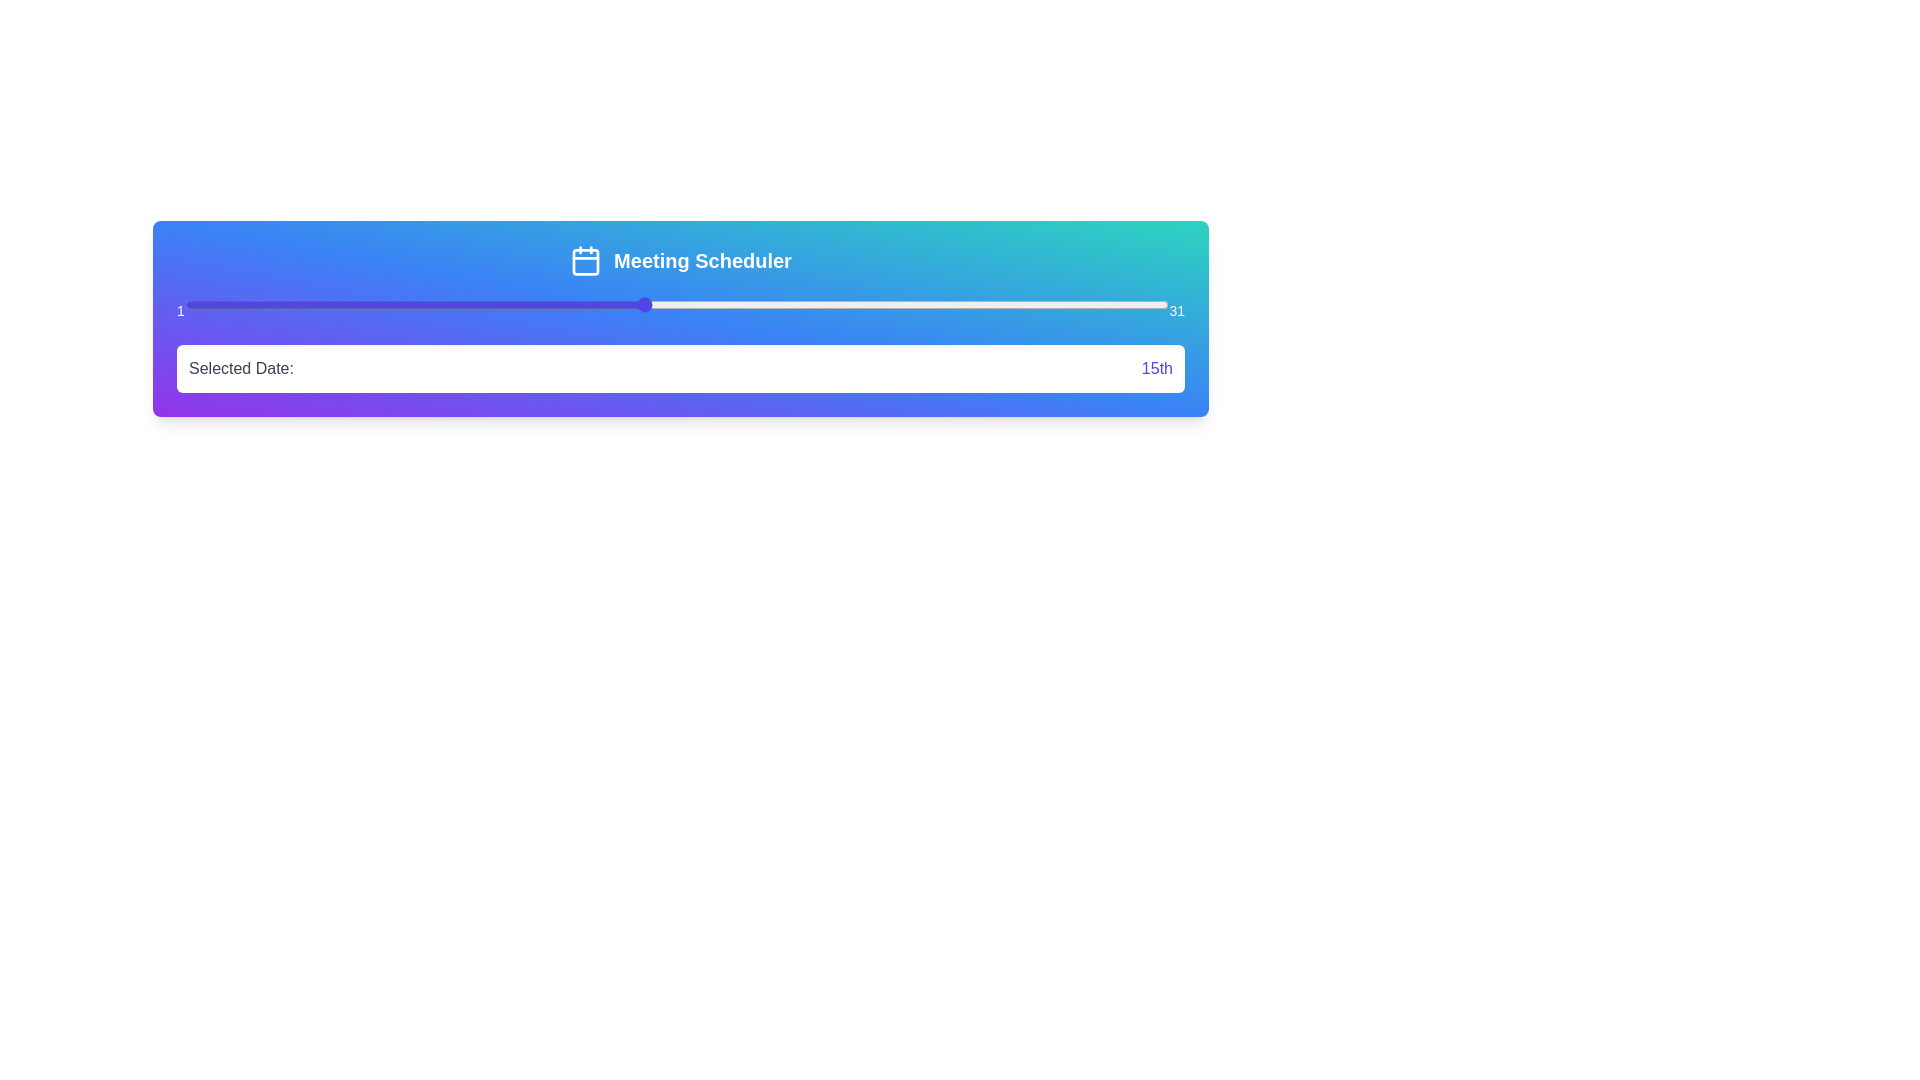 This screenshot has height=1080, width=1920. I want to click on the text label displaying the date '15th' in the meeting scheduler interface, so click(1157, 369).